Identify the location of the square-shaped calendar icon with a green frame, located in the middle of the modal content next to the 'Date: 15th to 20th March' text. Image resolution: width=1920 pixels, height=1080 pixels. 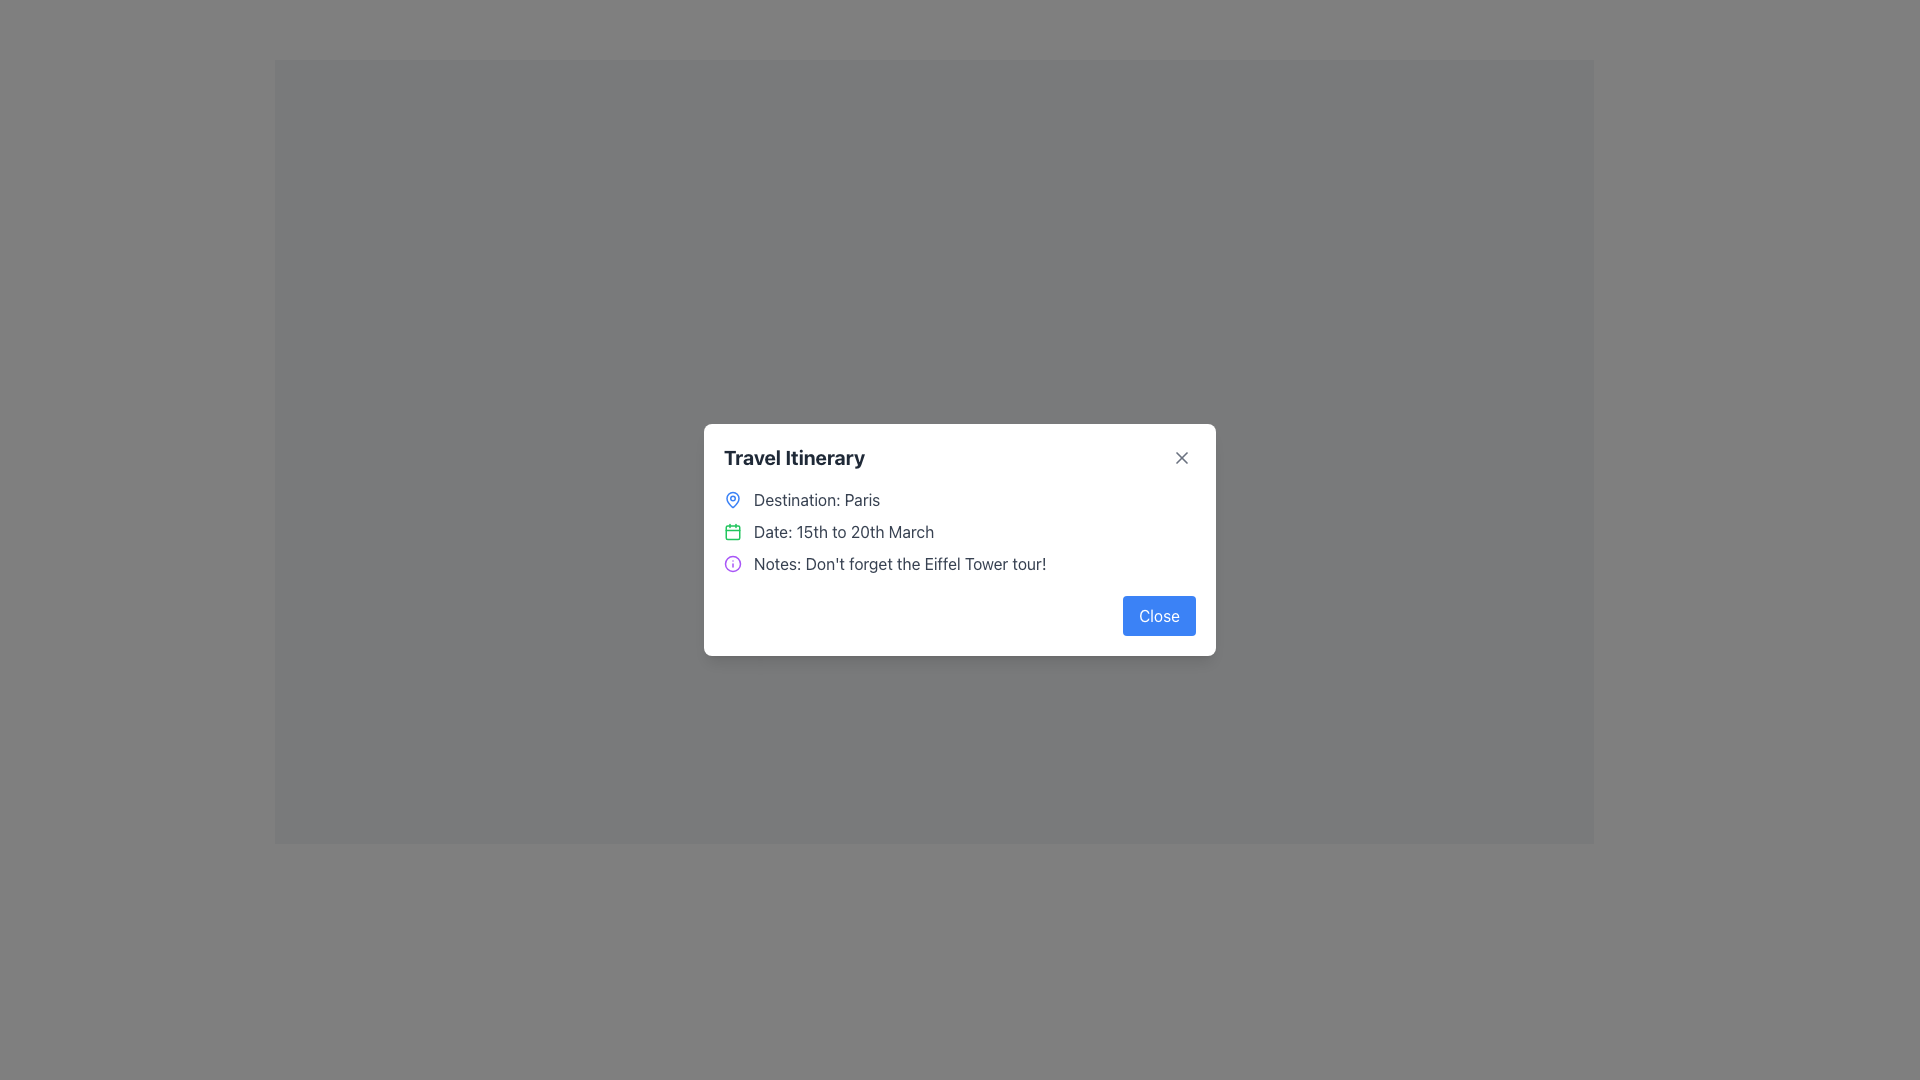
(732, 531).